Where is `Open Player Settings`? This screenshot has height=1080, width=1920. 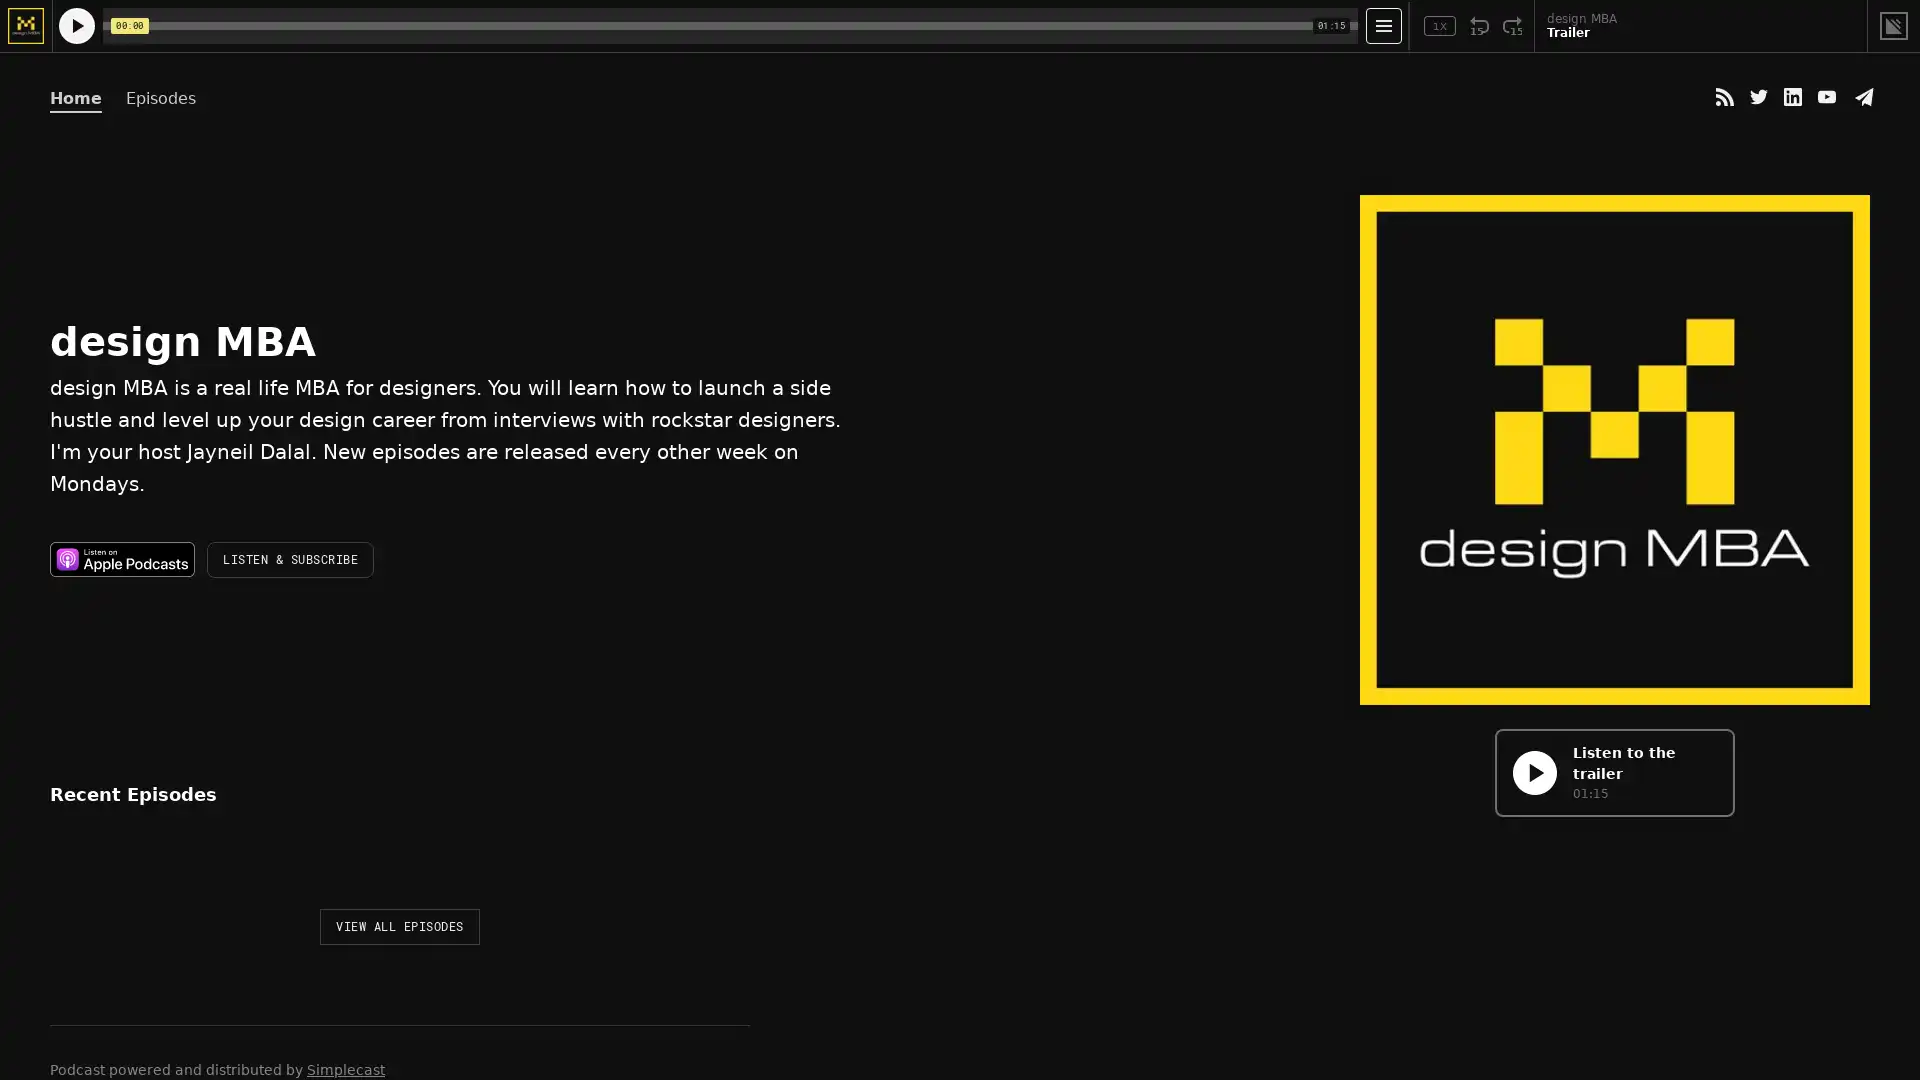 Open Player Settings is located at coordinates (1382, 26).